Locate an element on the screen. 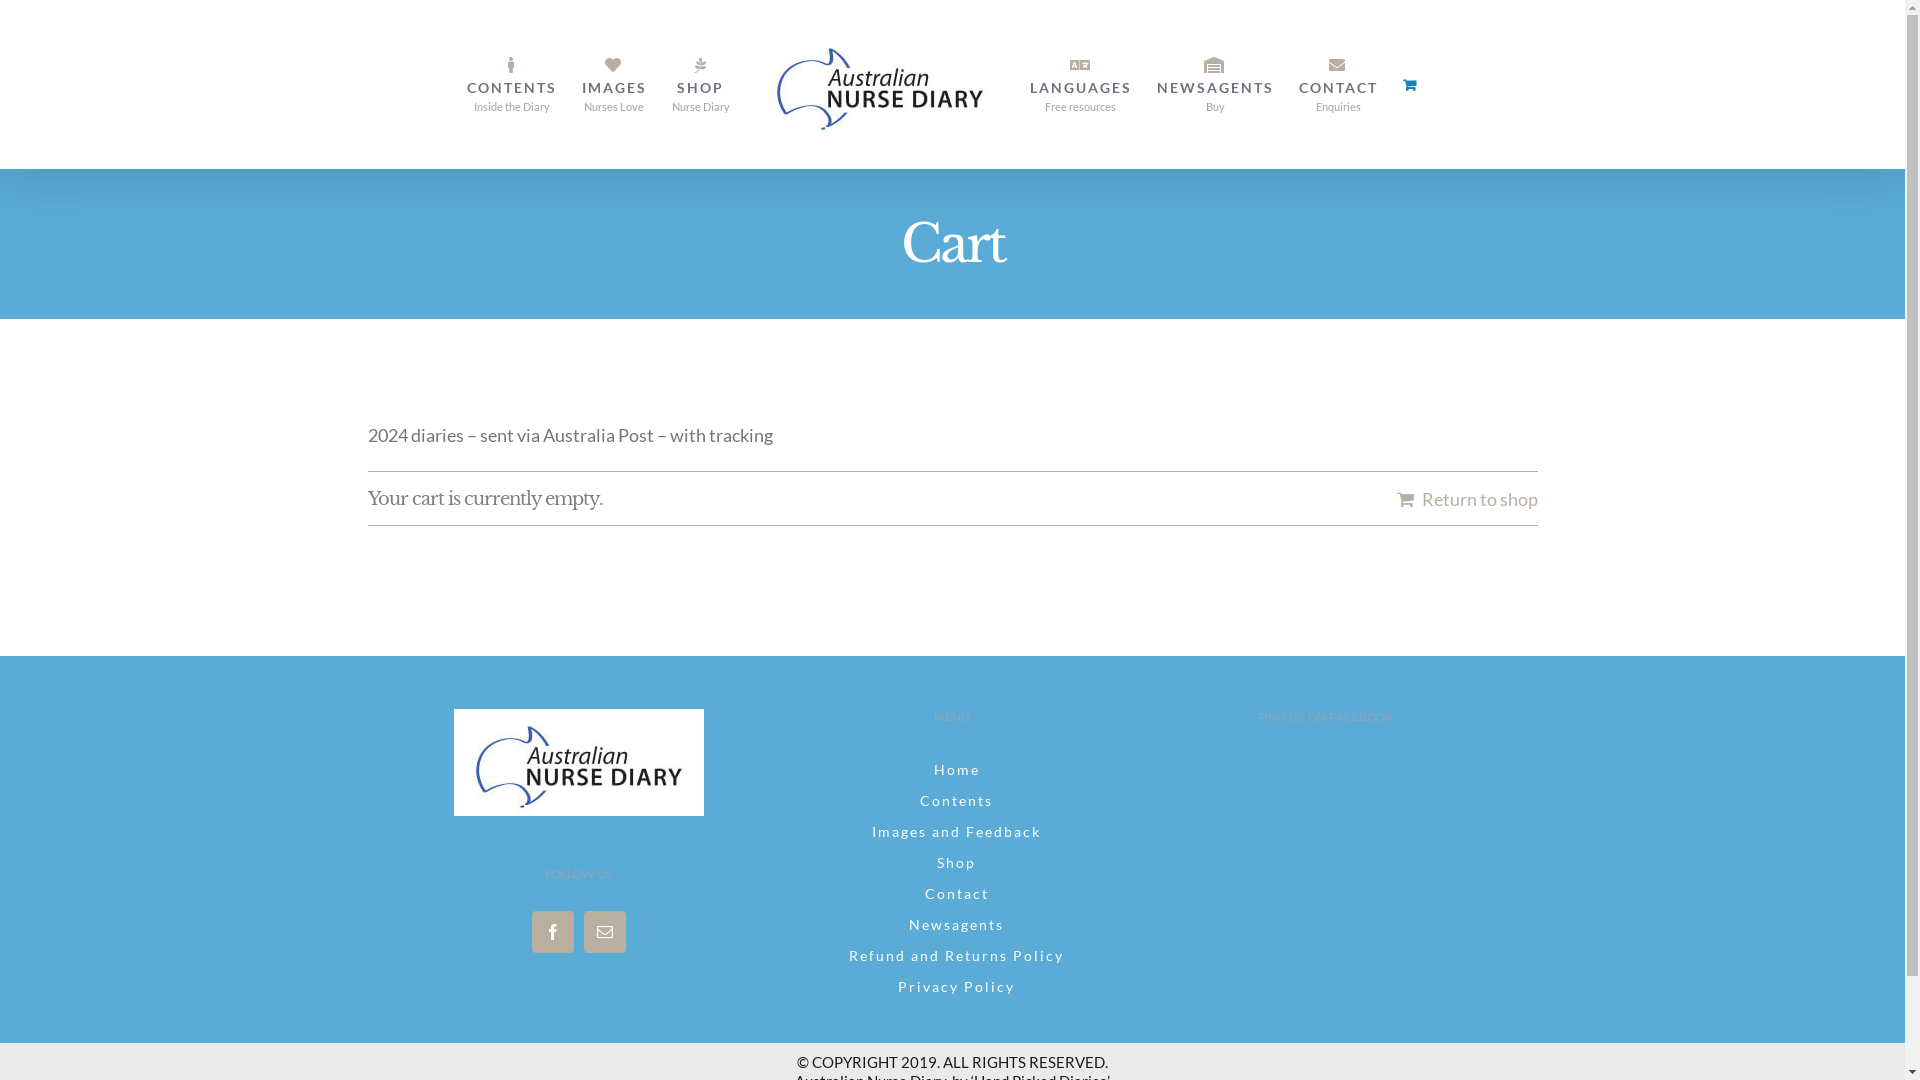  'Privacy Policy' is located at coordinates (950, 986).